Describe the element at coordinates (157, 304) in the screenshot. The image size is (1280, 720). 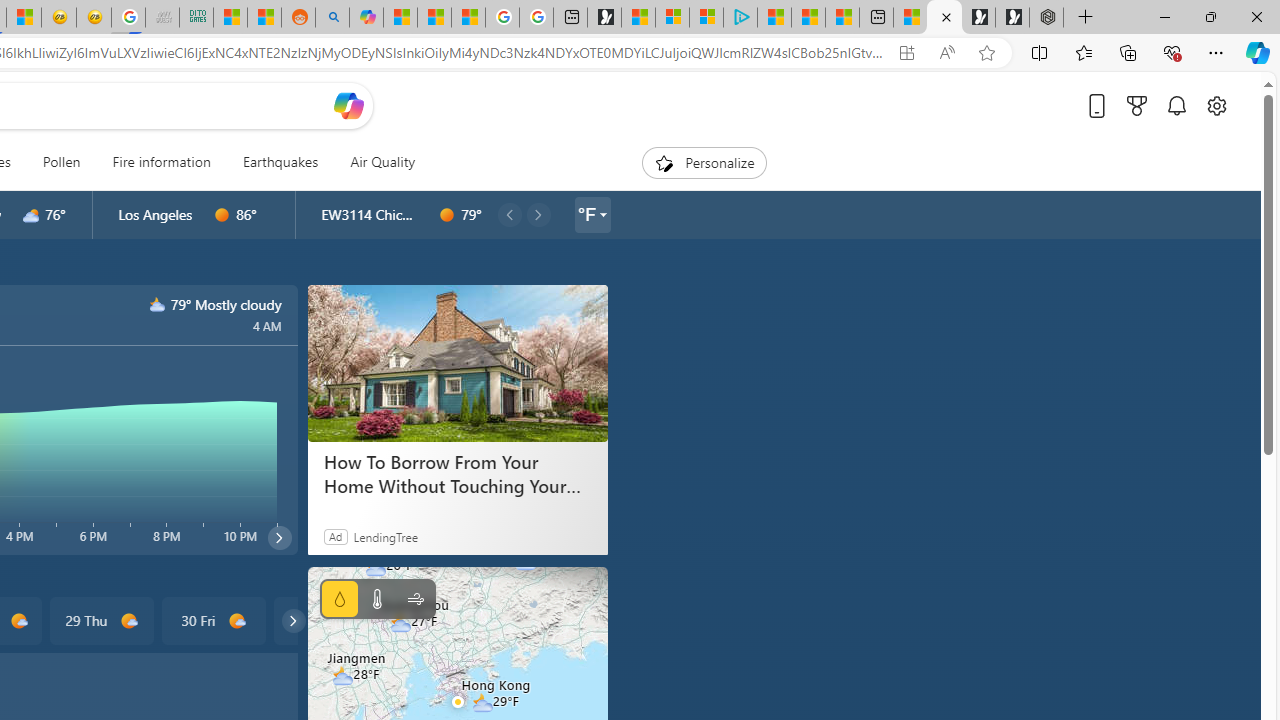
I see `'n3000'` at that location.